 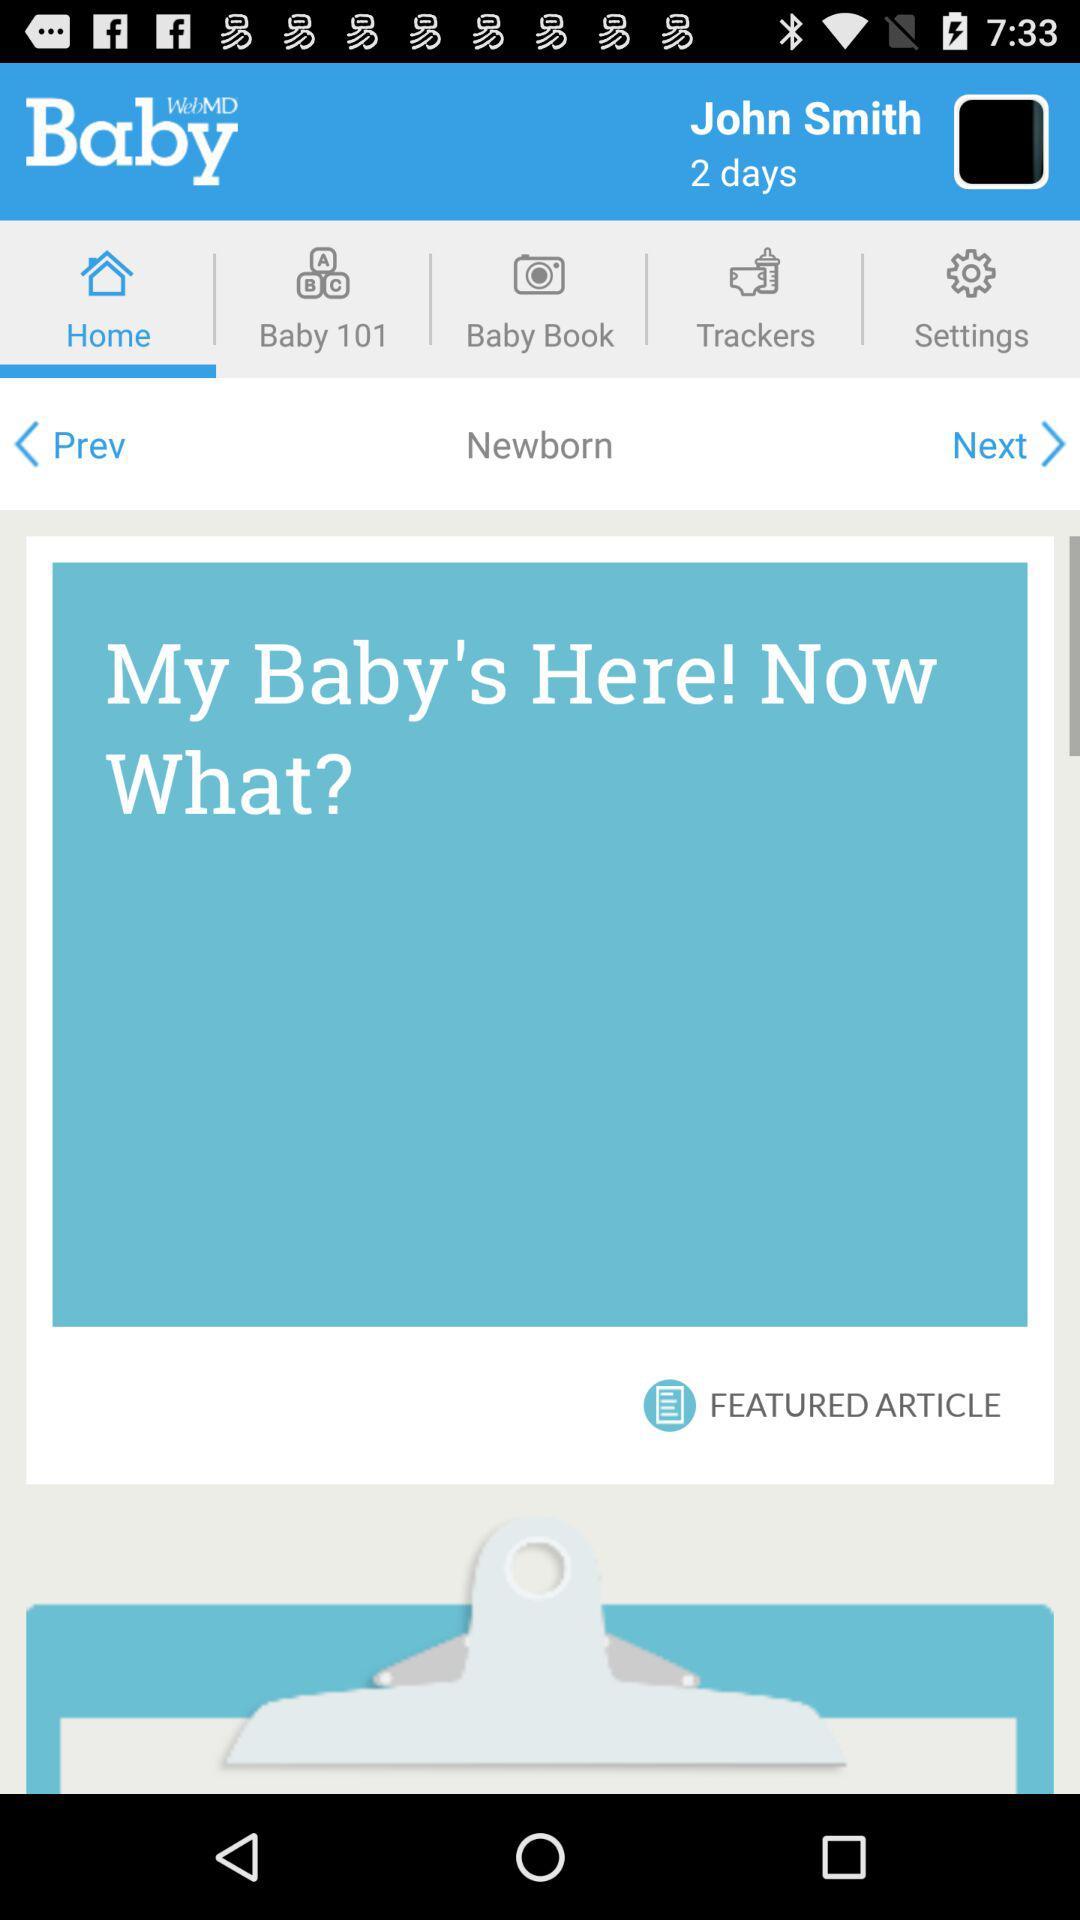 I want to click on the item below my baby s, so click(x=855, y=1404).